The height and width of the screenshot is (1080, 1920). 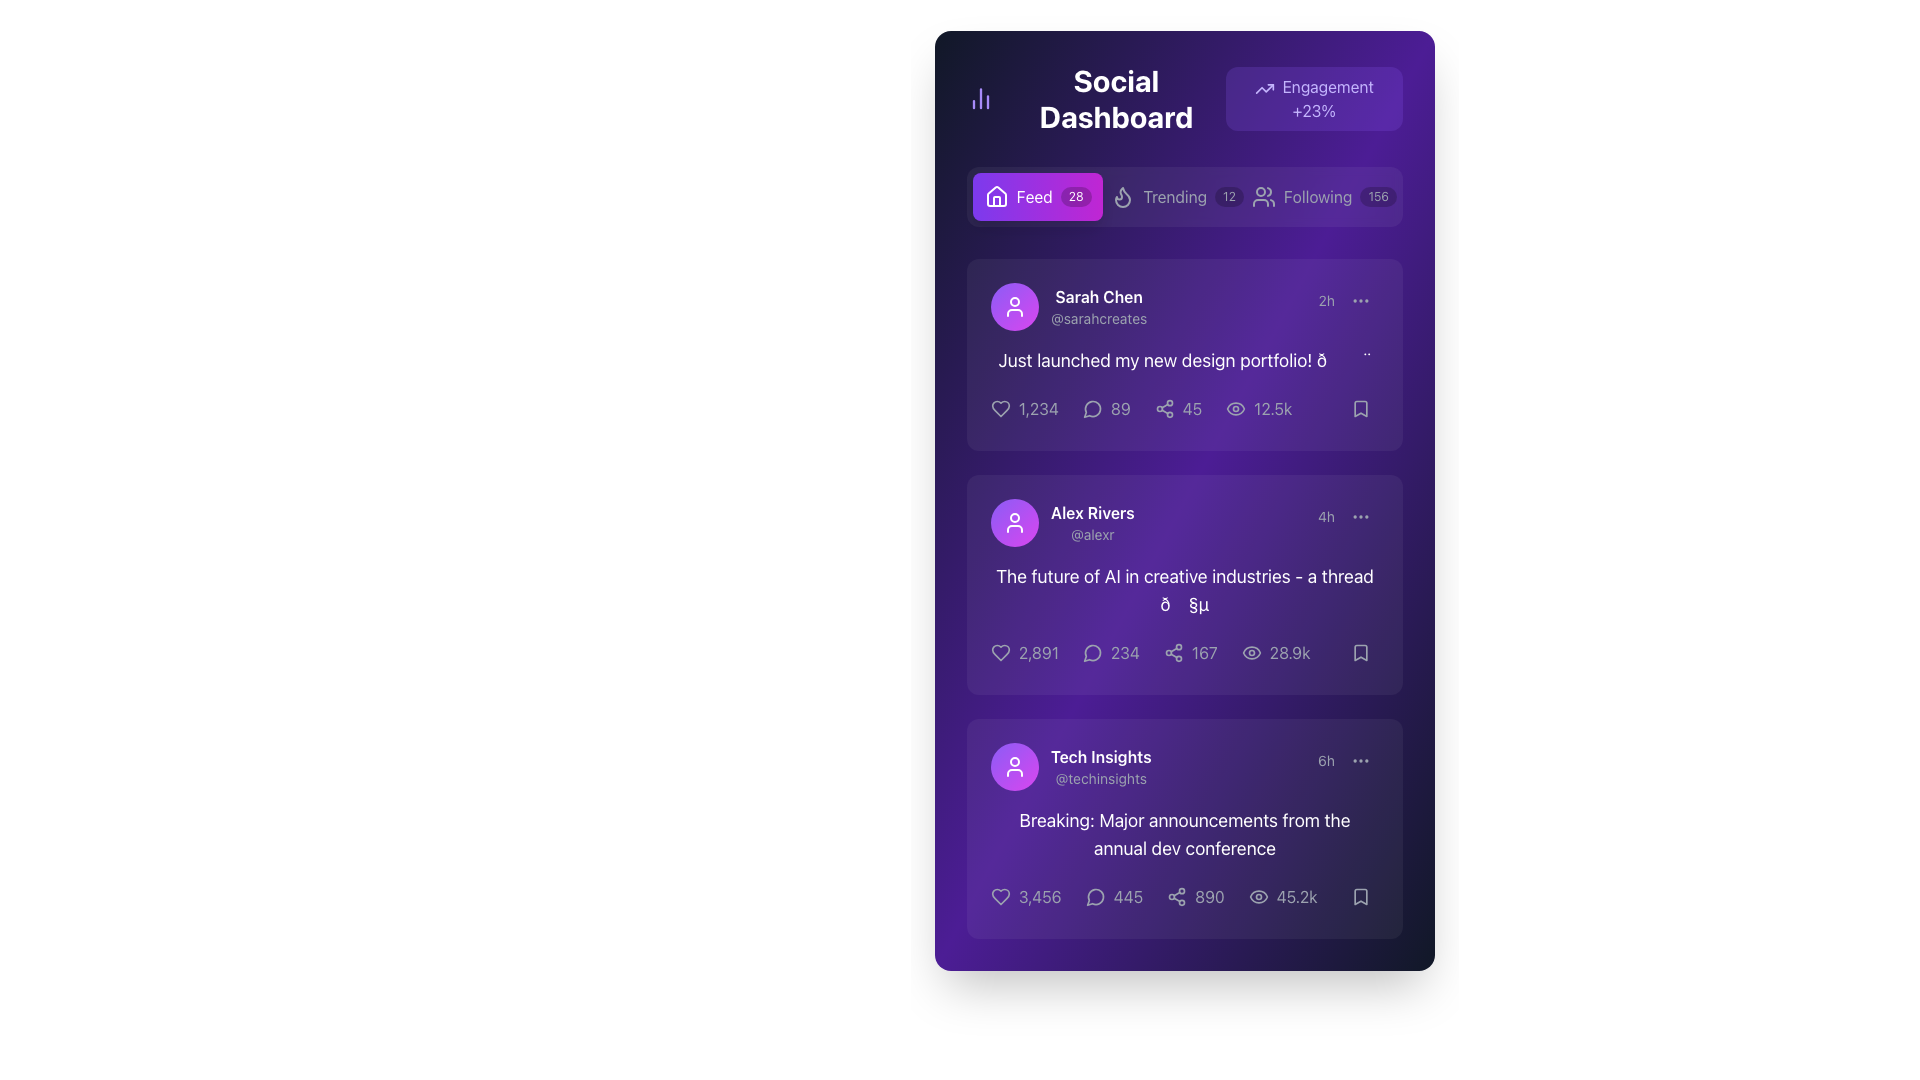 I want to click on the rightmost button in the group labeled 'Feed' and 'Trending' to change its style, so click(x=1324, y=196).